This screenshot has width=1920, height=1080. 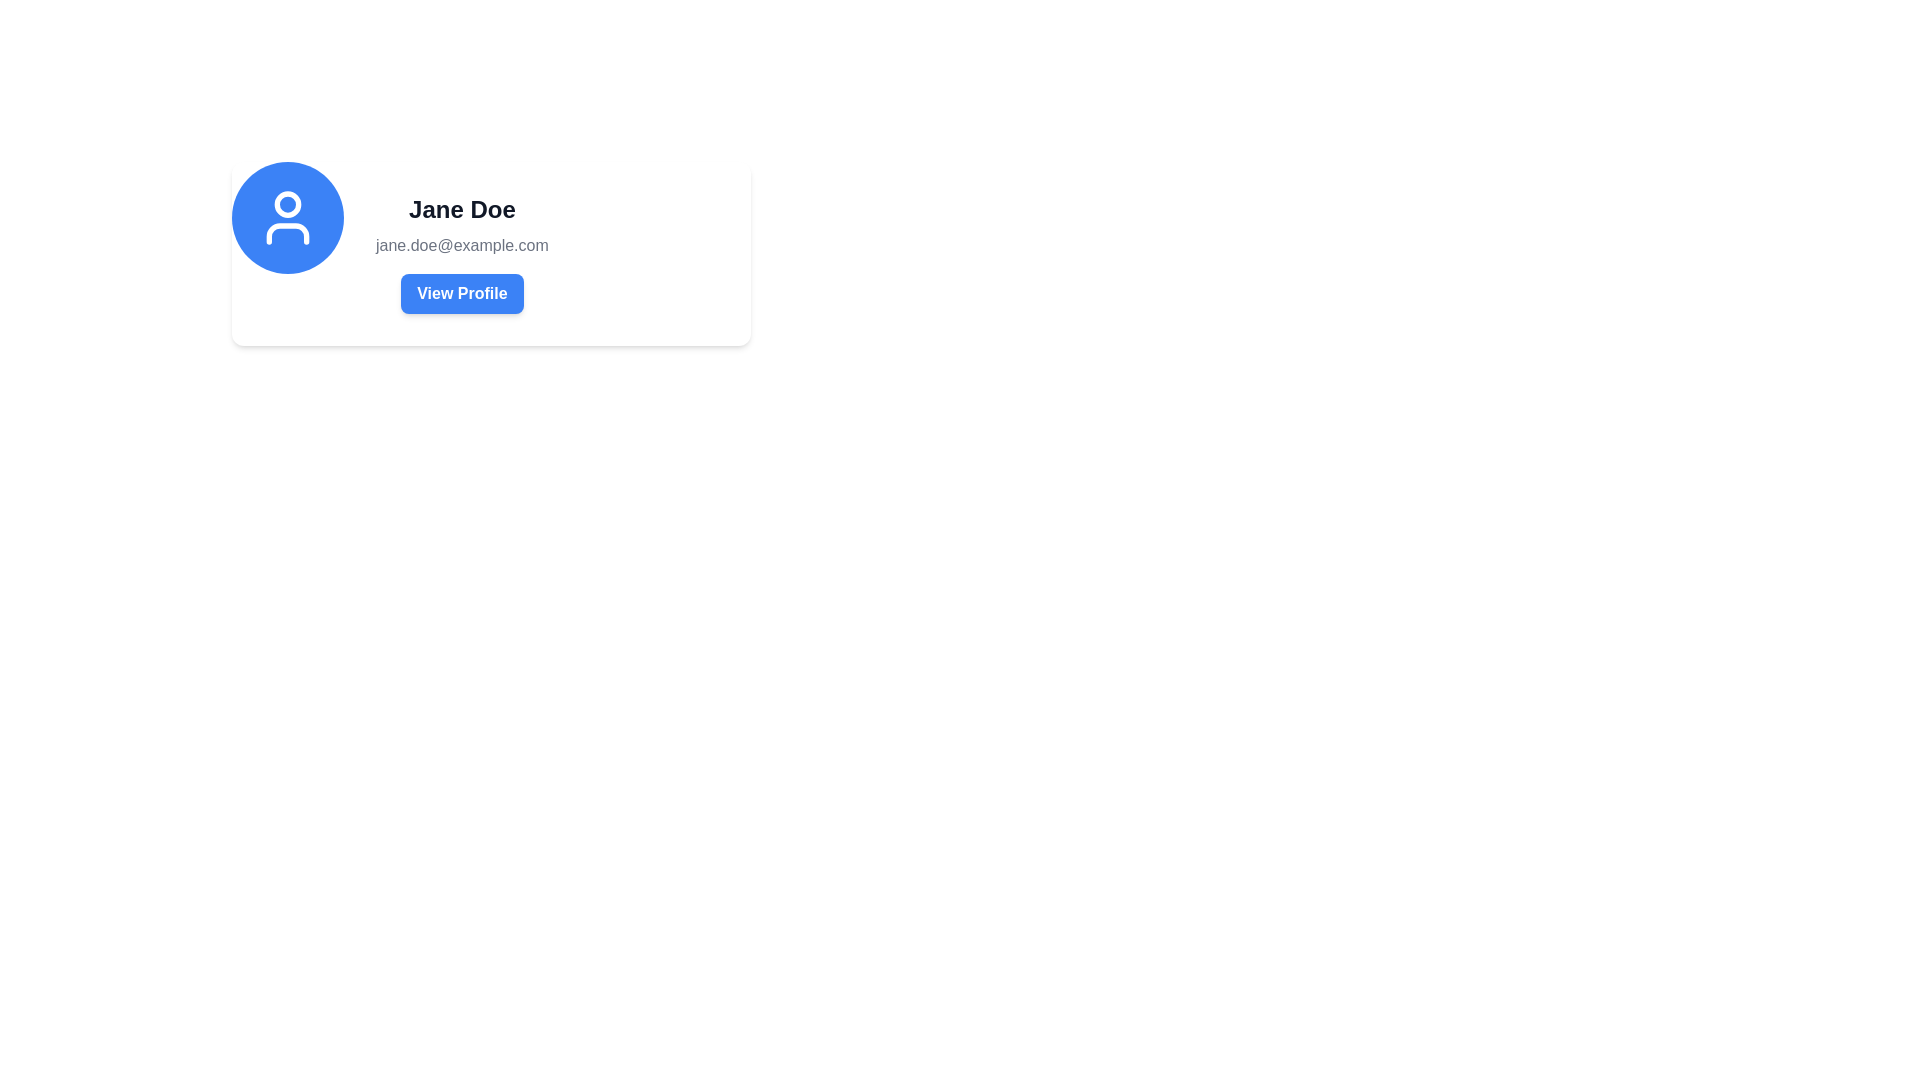 I want to click on the button located below the text elements 'Jane Doe' and 'jane.doe@example.com' in the user profile card, so click(x=461, y=293).